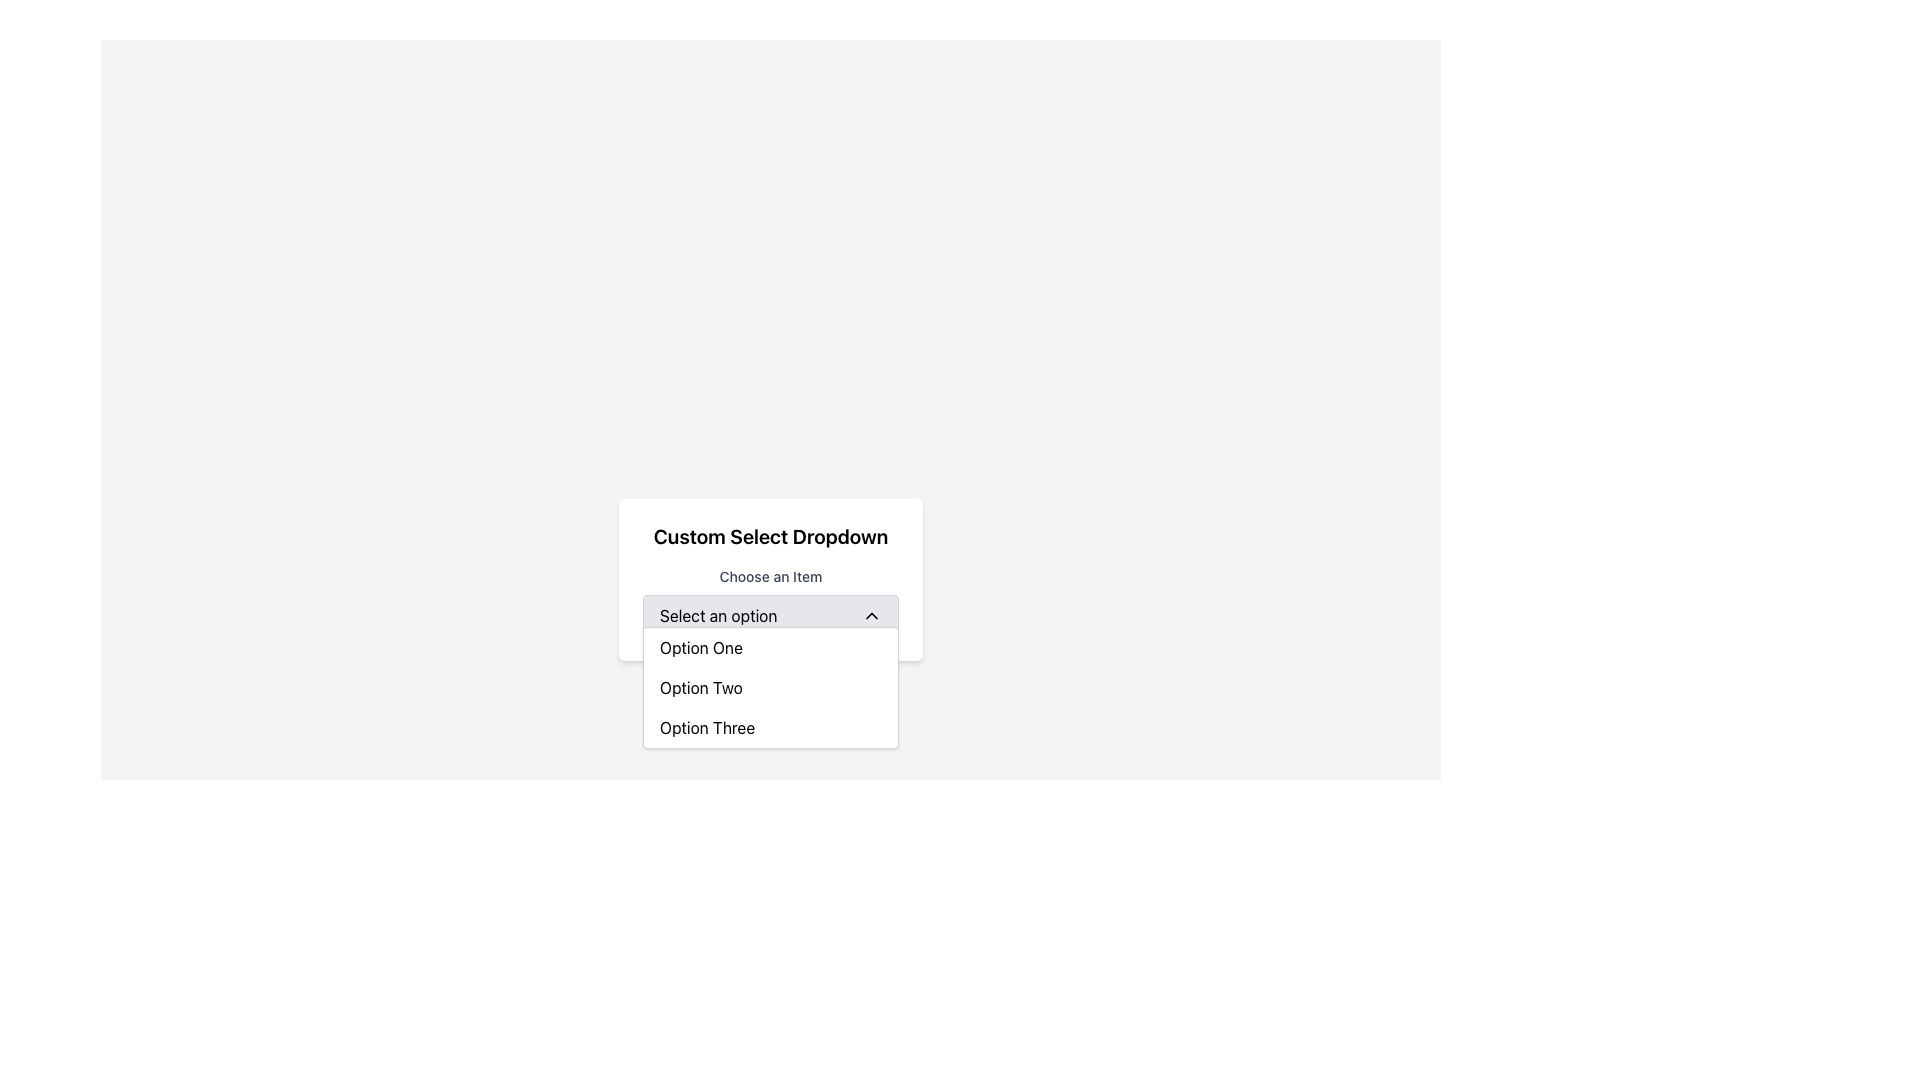 Image resolution: width=1920 pixels, height=1080 pixels. I want to click on to select the second option in the dropdown menu labeled 'Select an option', so click(701, 686).